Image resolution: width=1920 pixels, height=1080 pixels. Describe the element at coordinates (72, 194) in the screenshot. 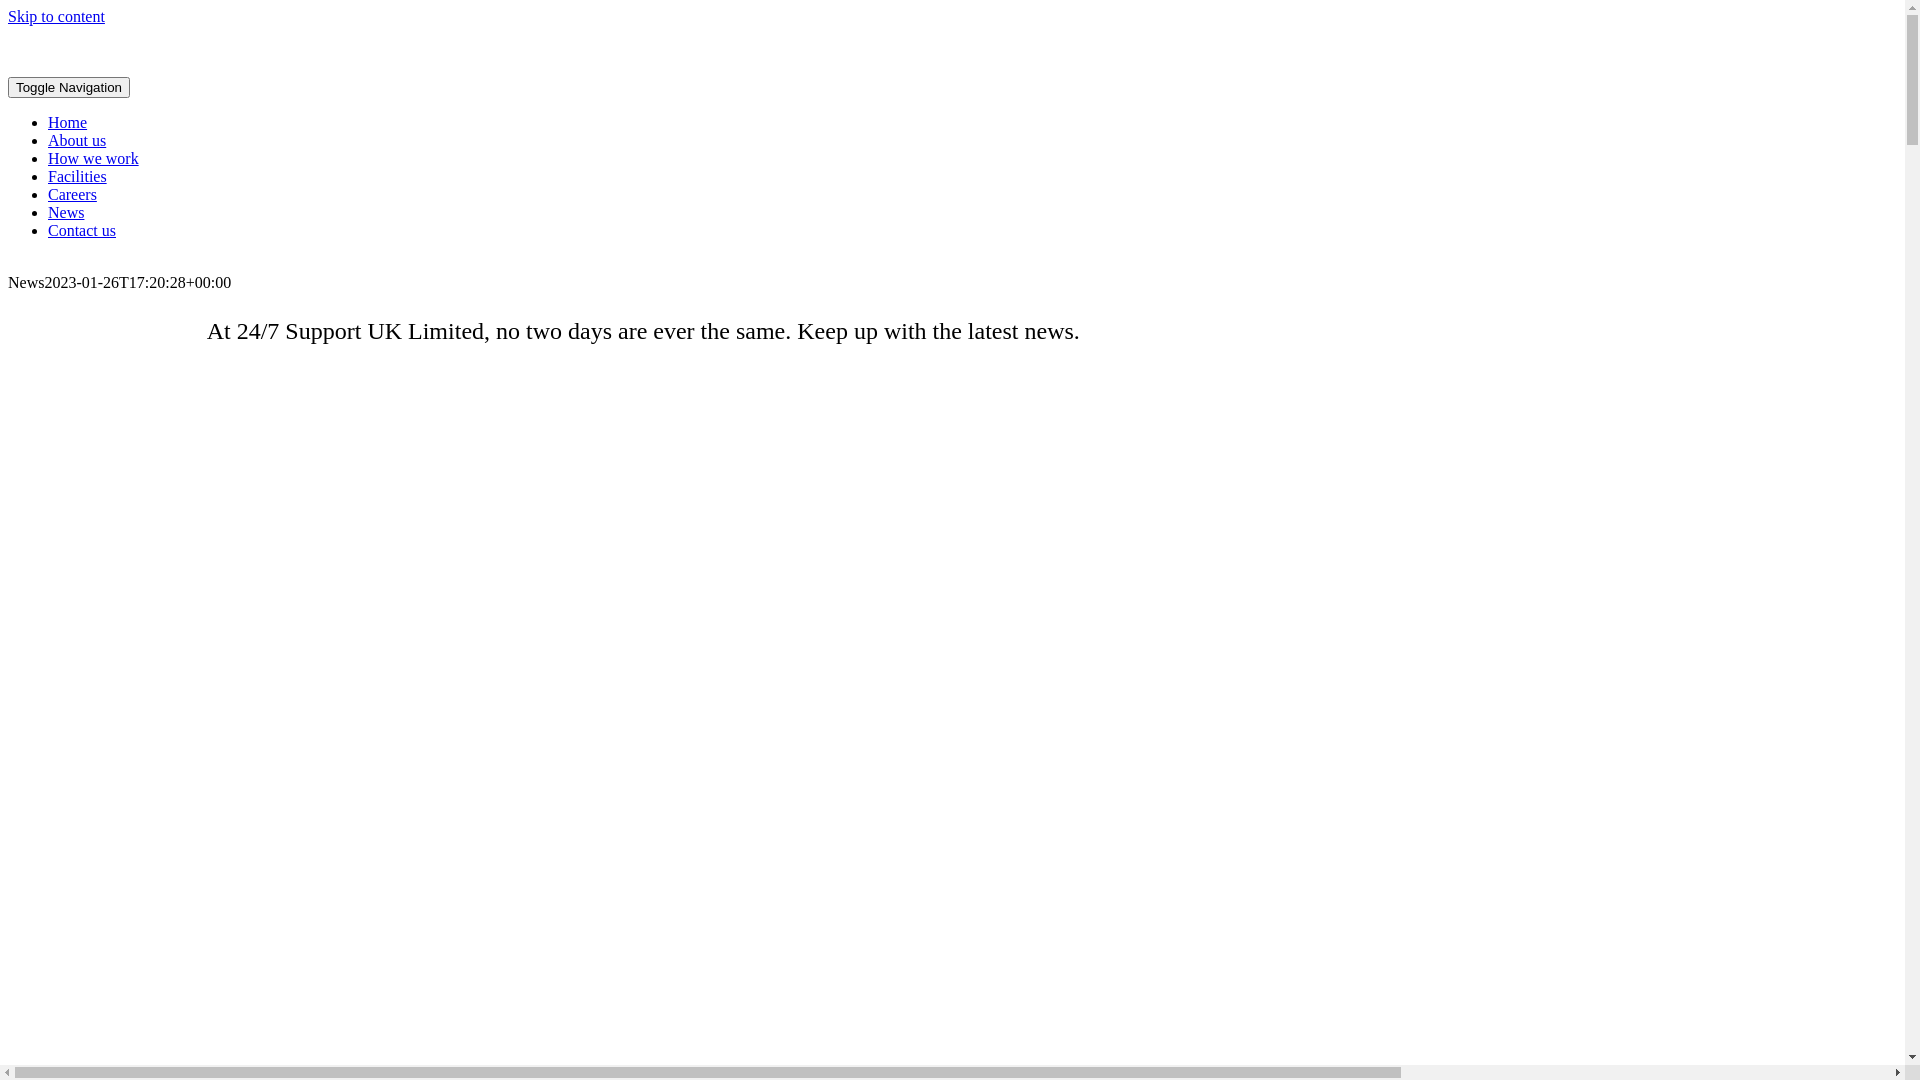

I see `'Careers'` at that location.